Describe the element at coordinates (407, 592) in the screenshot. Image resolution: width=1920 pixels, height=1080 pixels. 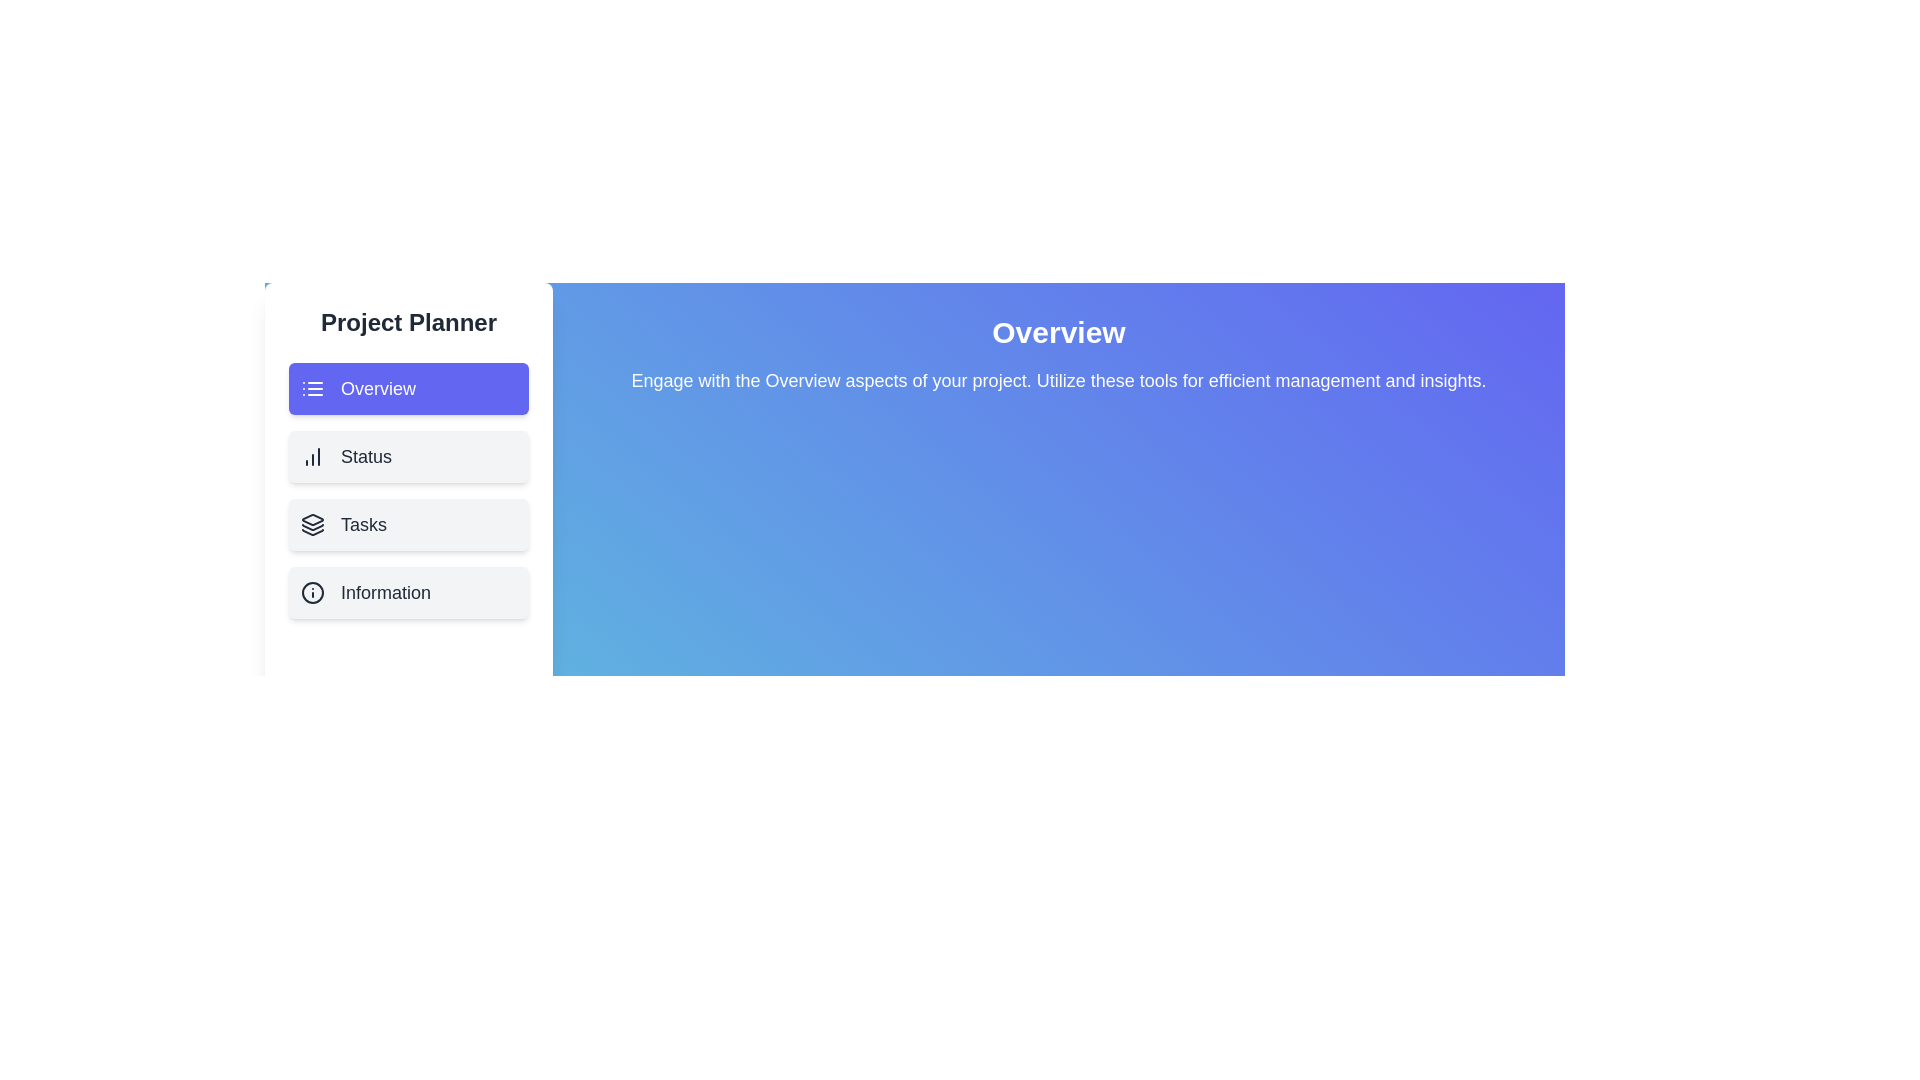
I see `the menu item Information to observe its hover effect` at that location.